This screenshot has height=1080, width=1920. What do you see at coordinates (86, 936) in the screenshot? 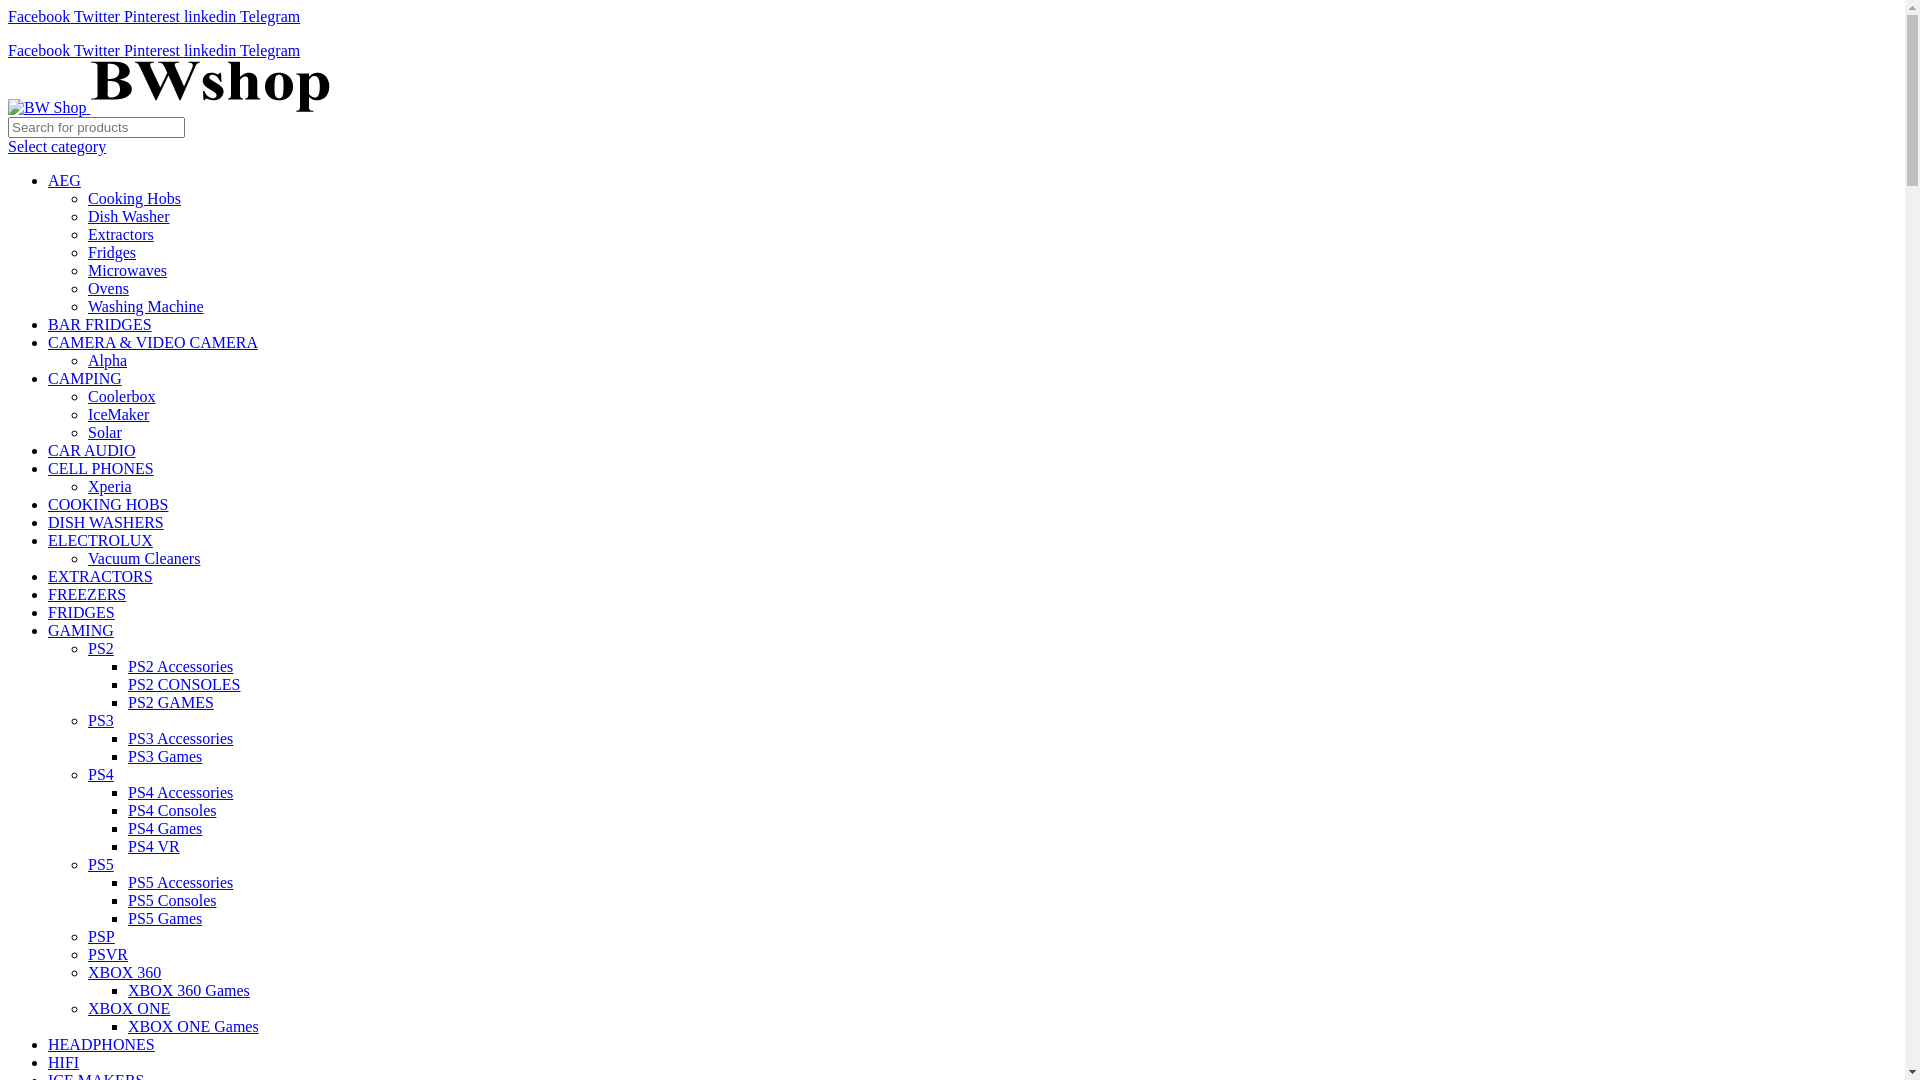
I see `'PSP'` at bounding box center [86, 936].